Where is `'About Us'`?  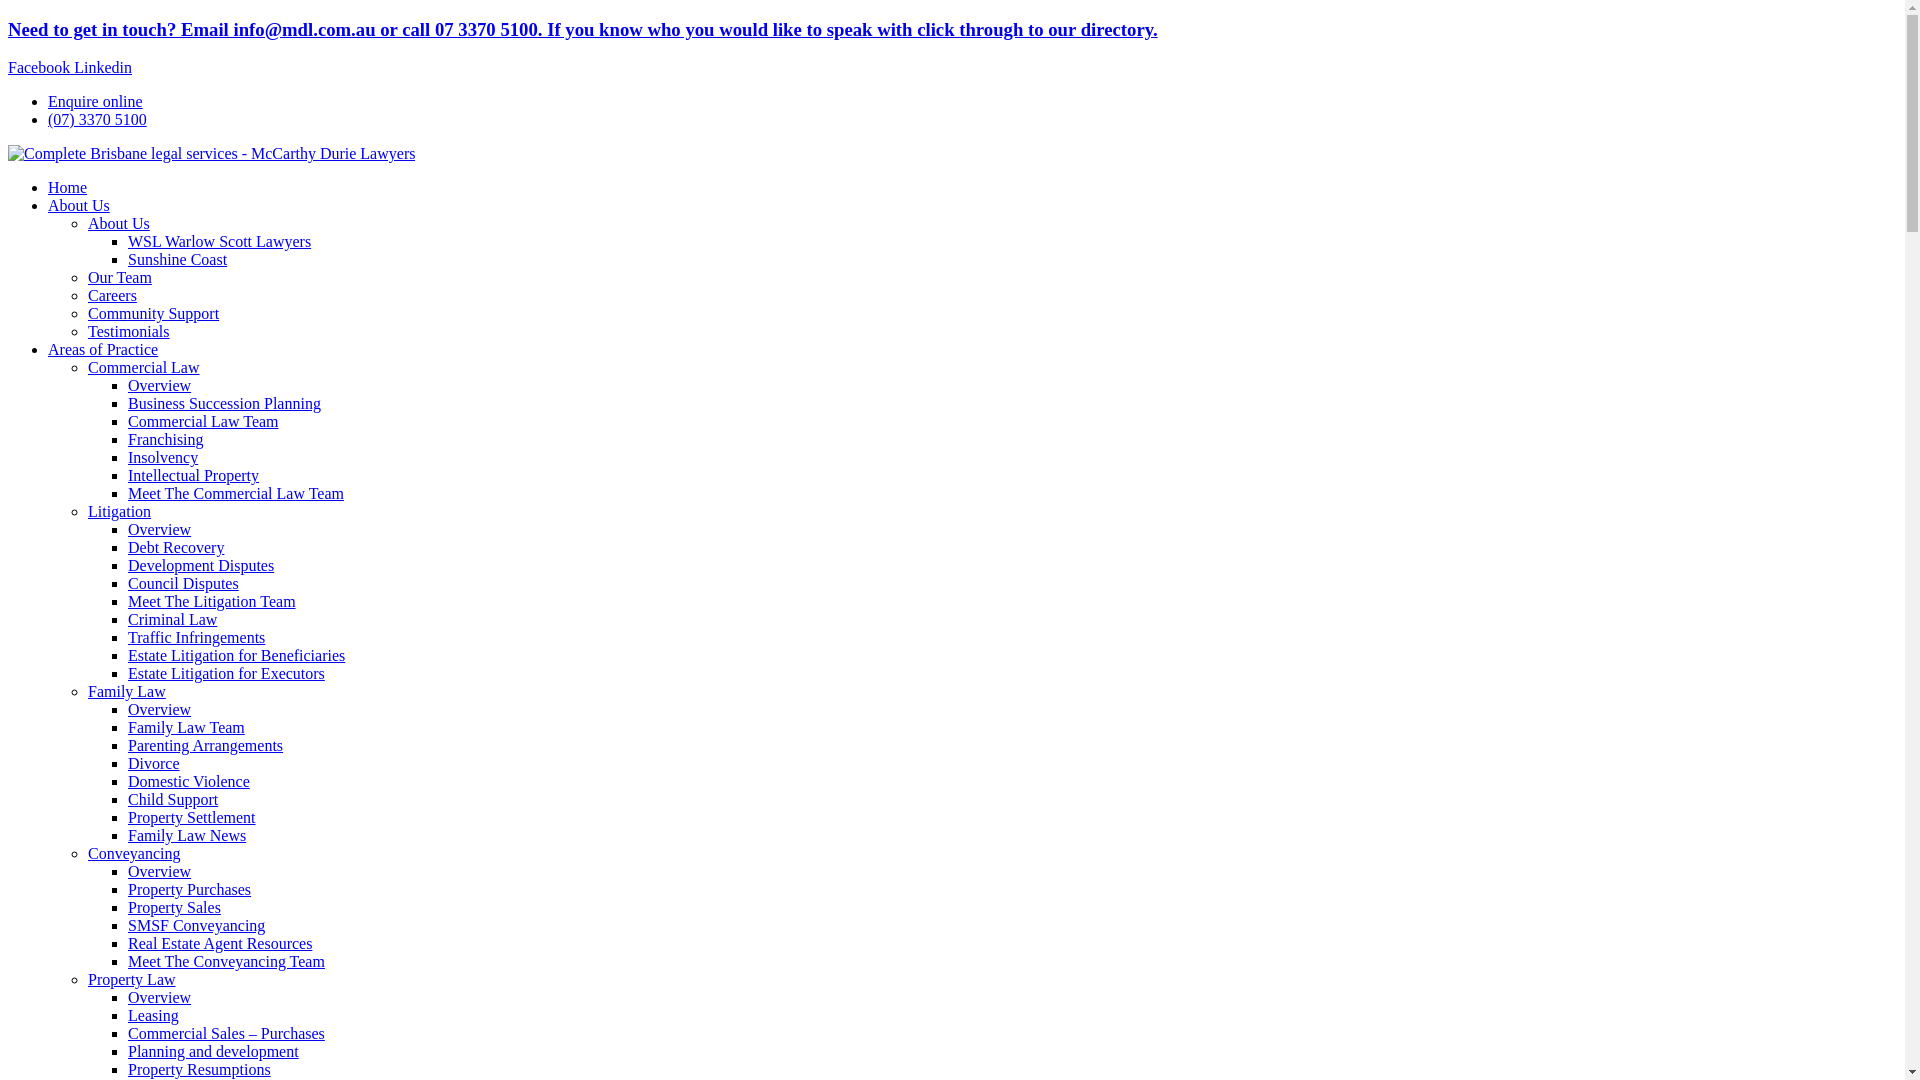 'About Us' is located at coordinates (118, 223).